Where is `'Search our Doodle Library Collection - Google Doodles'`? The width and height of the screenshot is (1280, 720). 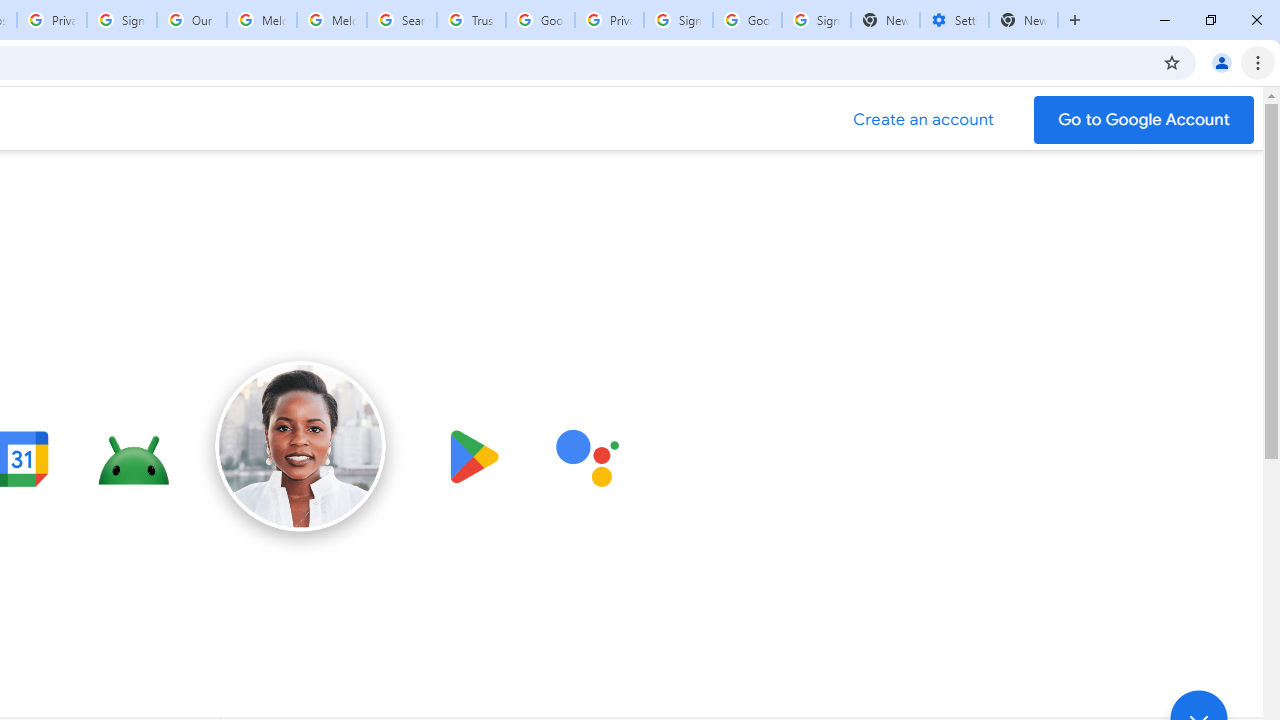 'Search our Doodle Library Collection - Google Doodles' is located at coordinates (400, 20).